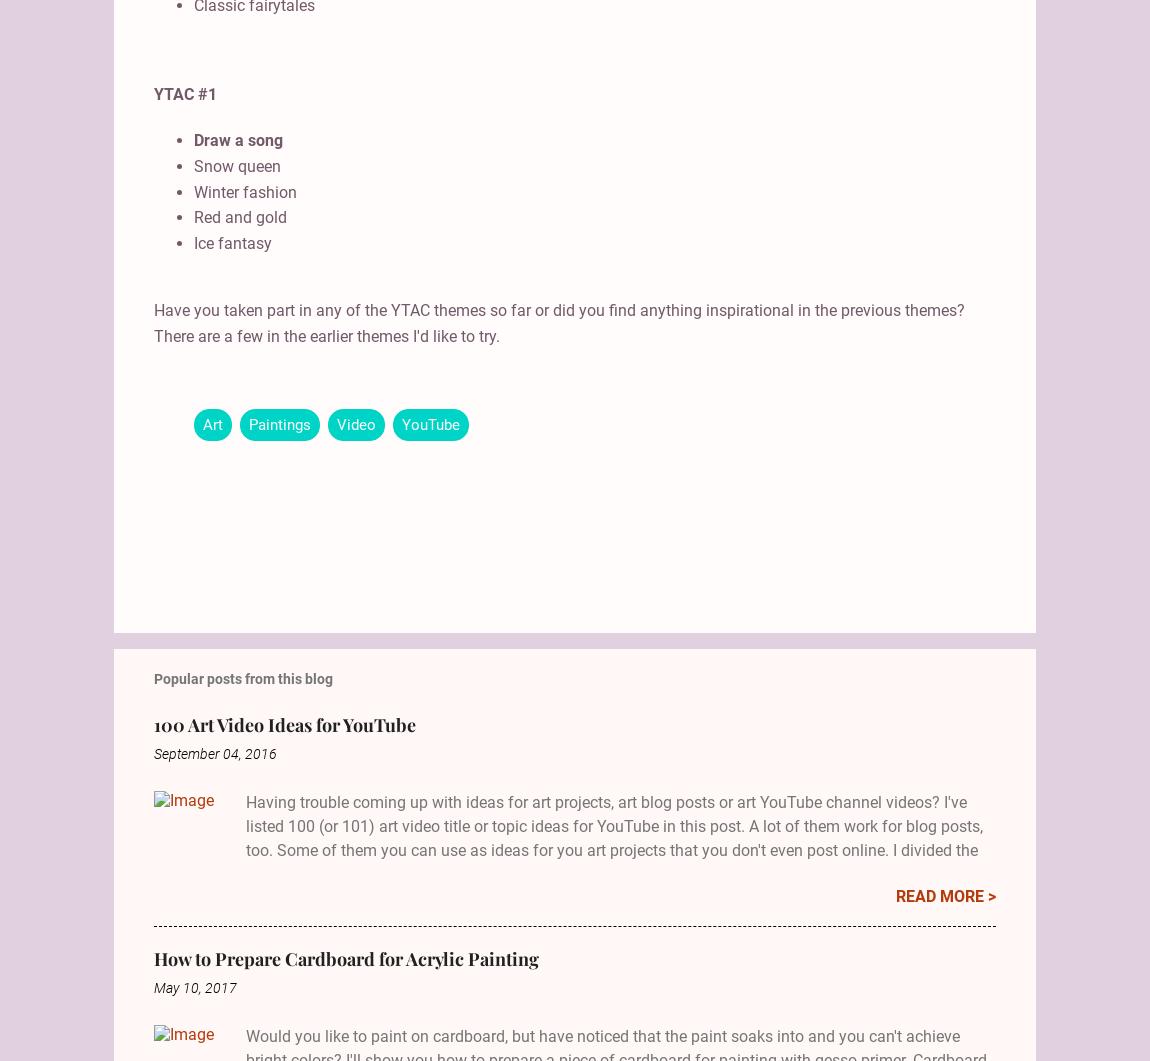  What do you see at coordinates (356, 425) in the screenshot?
I see `'Video'` at bounding box center [356, 425].